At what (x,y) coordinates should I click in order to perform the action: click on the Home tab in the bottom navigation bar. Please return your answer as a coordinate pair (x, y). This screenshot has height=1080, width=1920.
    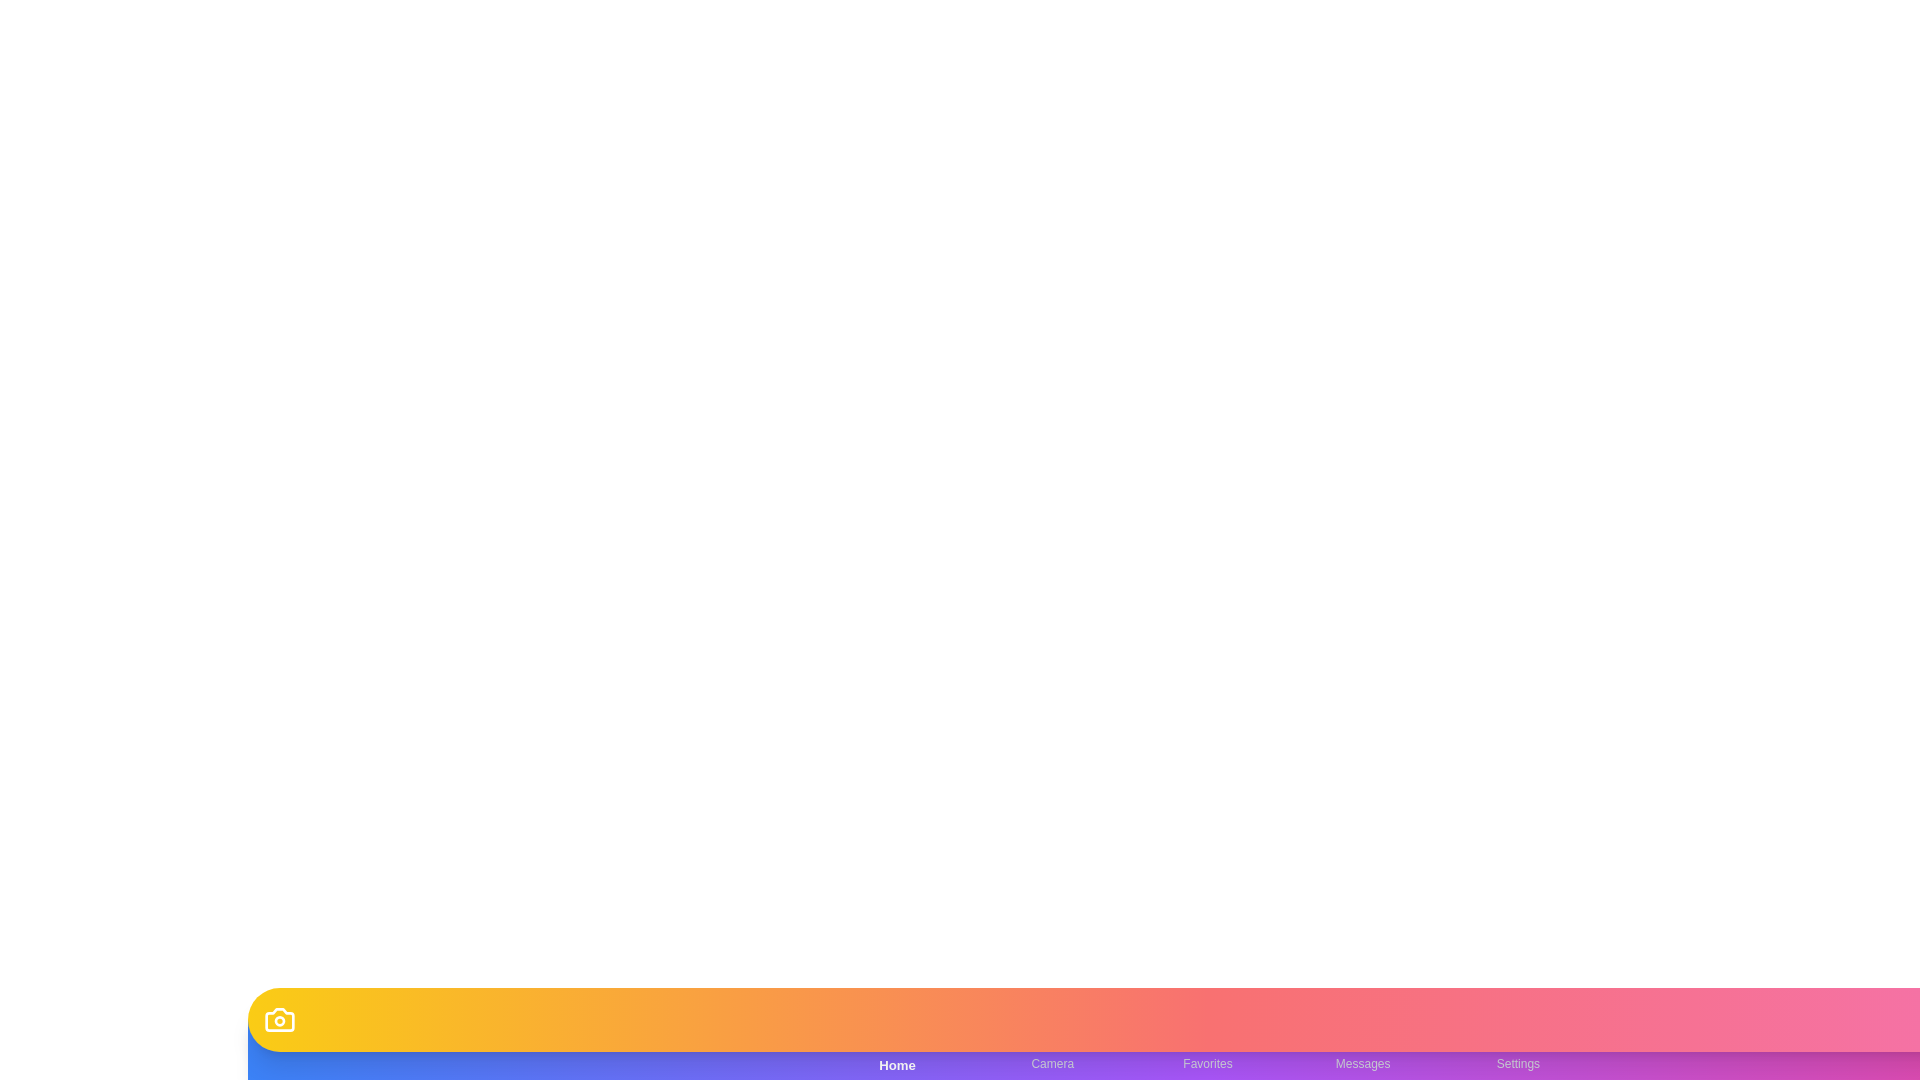
    Looking at the image, I should click on (896, 1048).